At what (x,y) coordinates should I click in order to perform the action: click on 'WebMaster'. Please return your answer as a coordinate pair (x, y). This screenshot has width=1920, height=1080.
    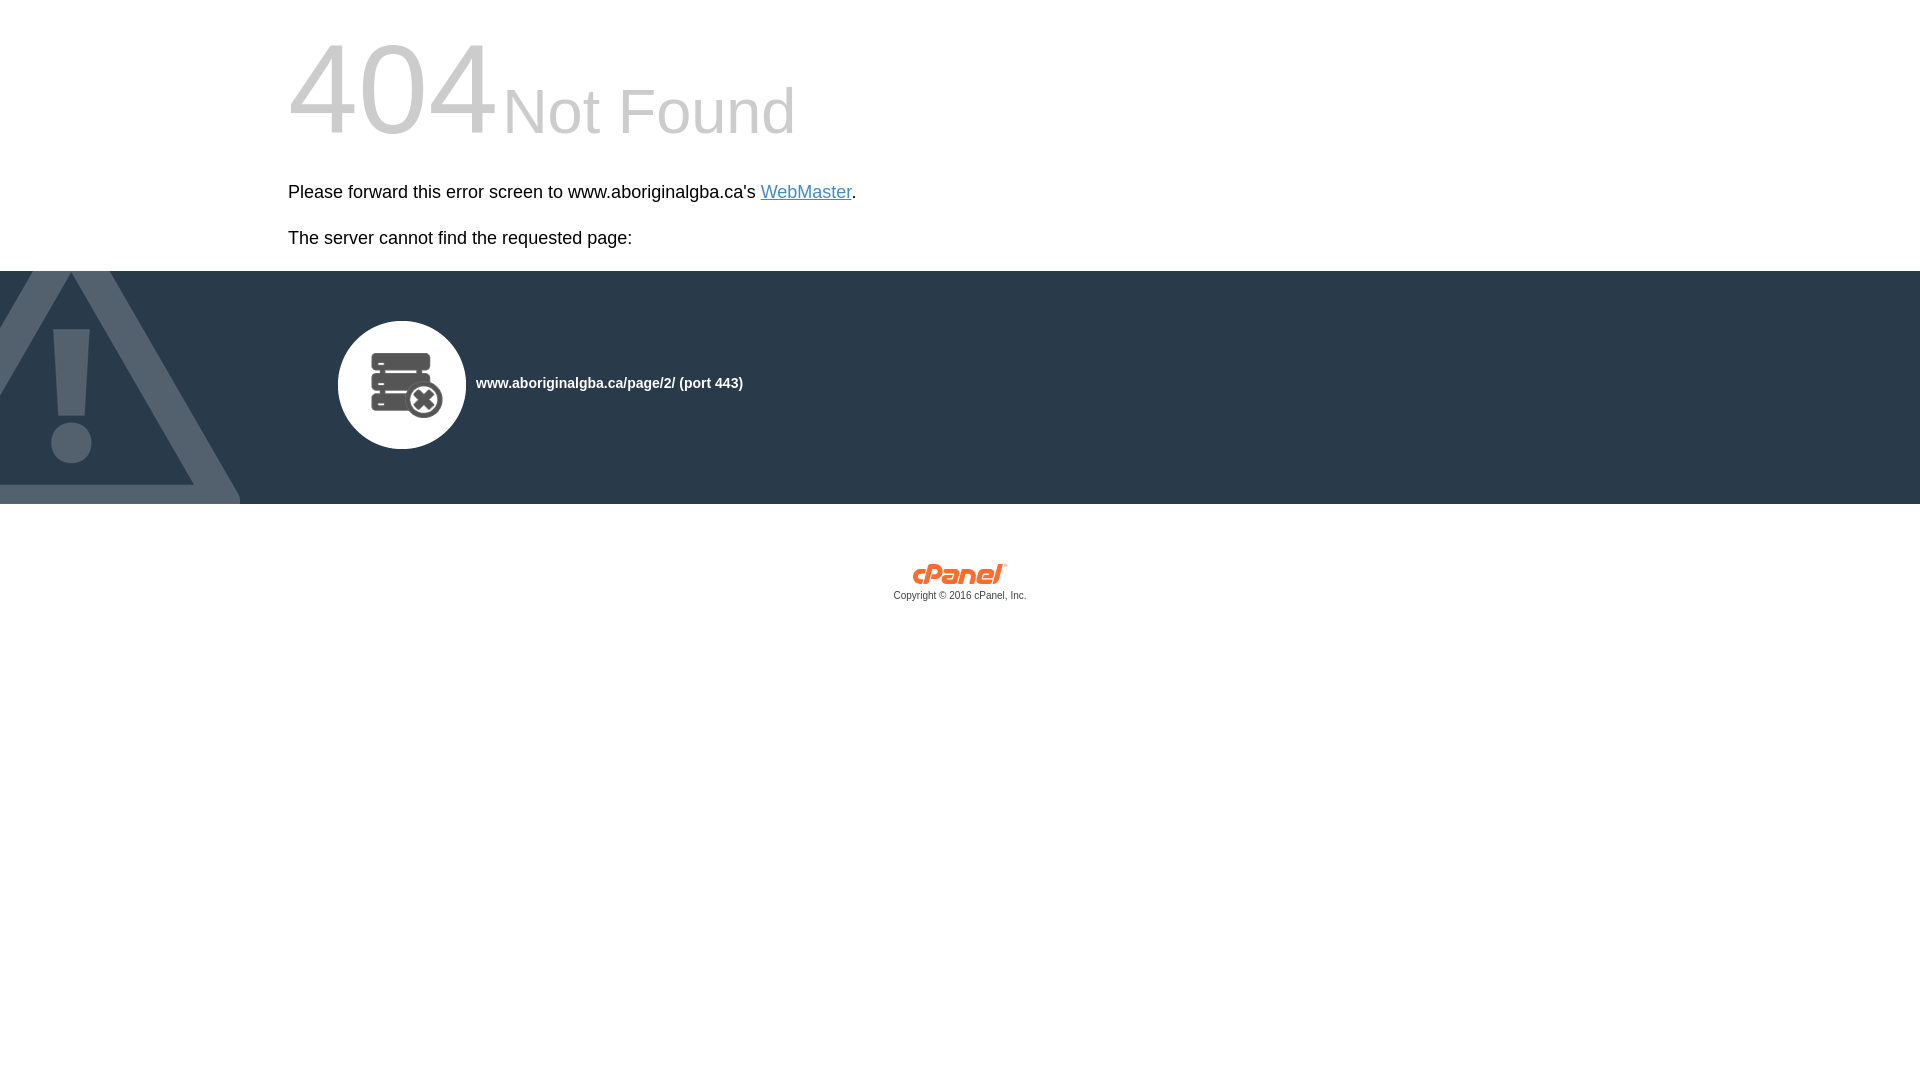
    Looking at the image, I should click on (806, 192).